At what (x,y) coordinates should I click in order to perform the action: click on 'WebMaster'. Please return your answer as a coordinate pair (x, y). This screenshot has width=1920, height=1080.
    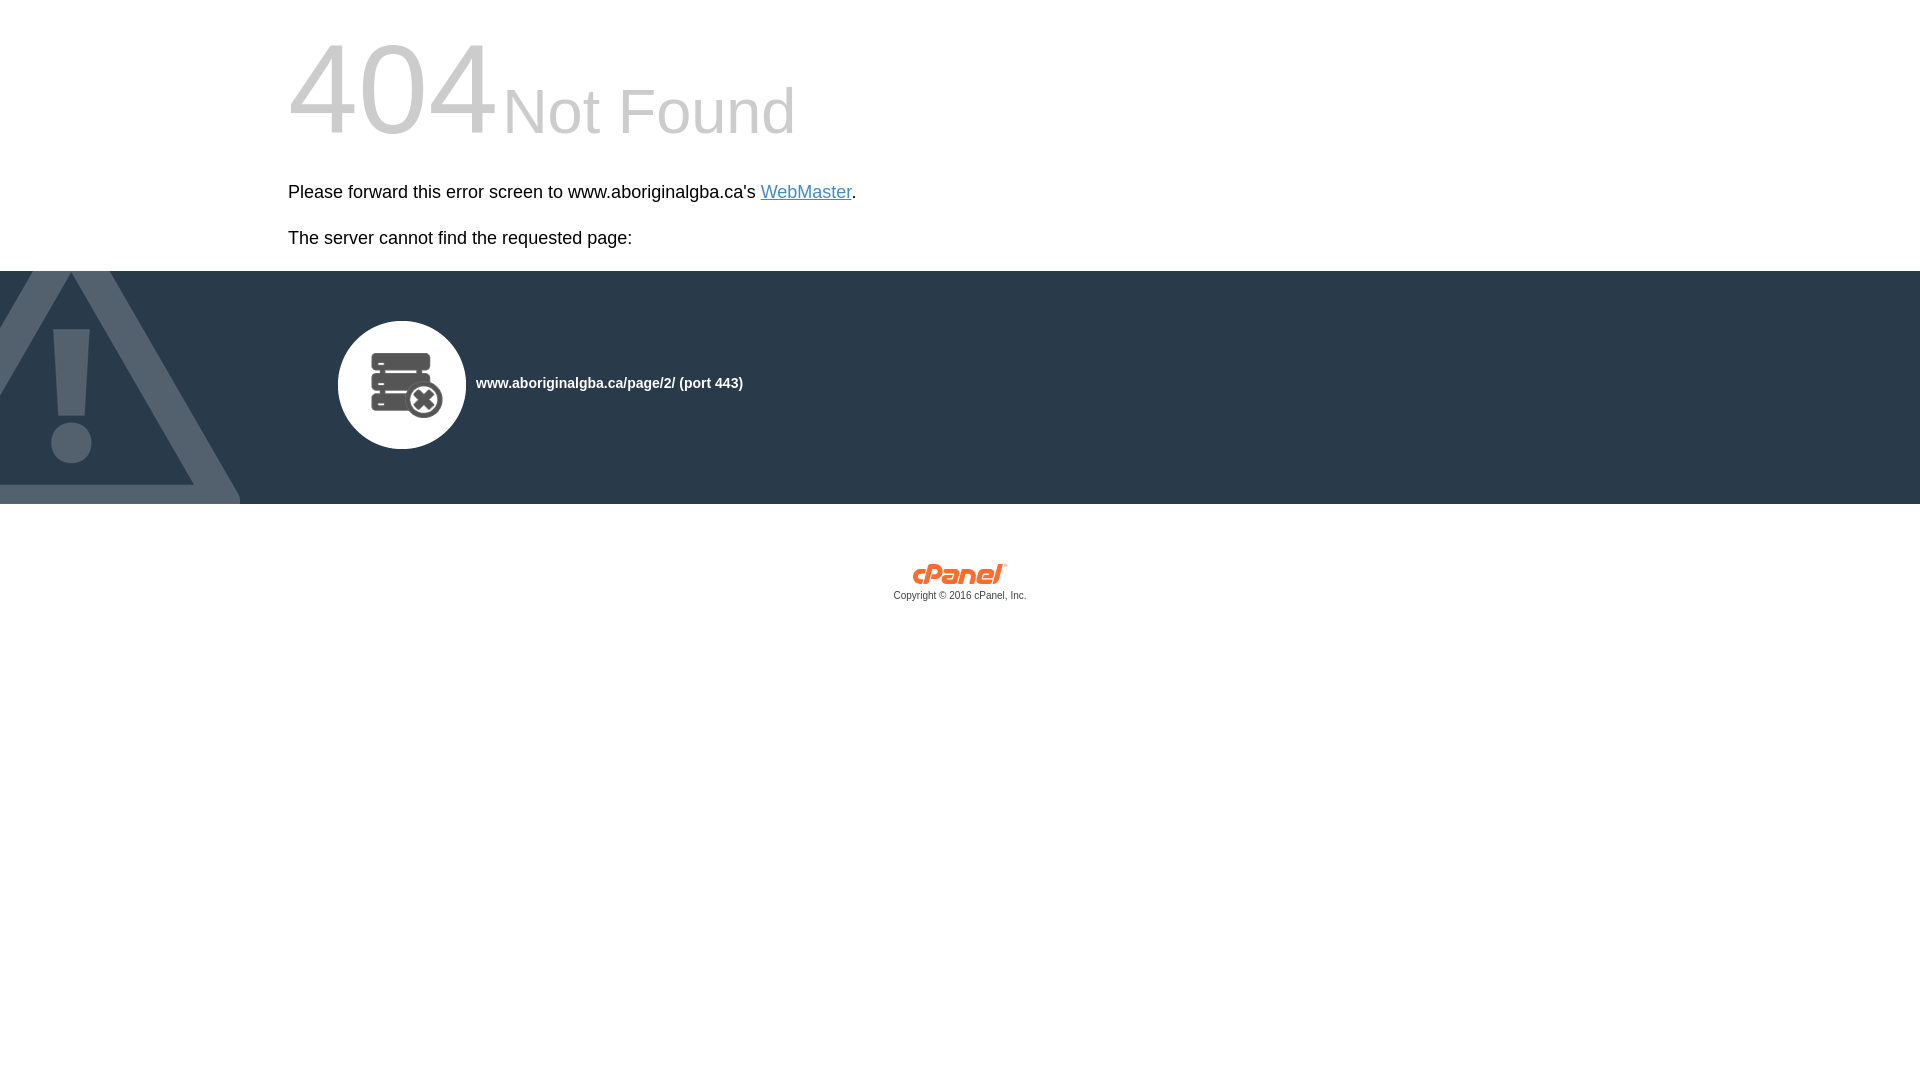
    Looking at the image, I should click on (806, 192).